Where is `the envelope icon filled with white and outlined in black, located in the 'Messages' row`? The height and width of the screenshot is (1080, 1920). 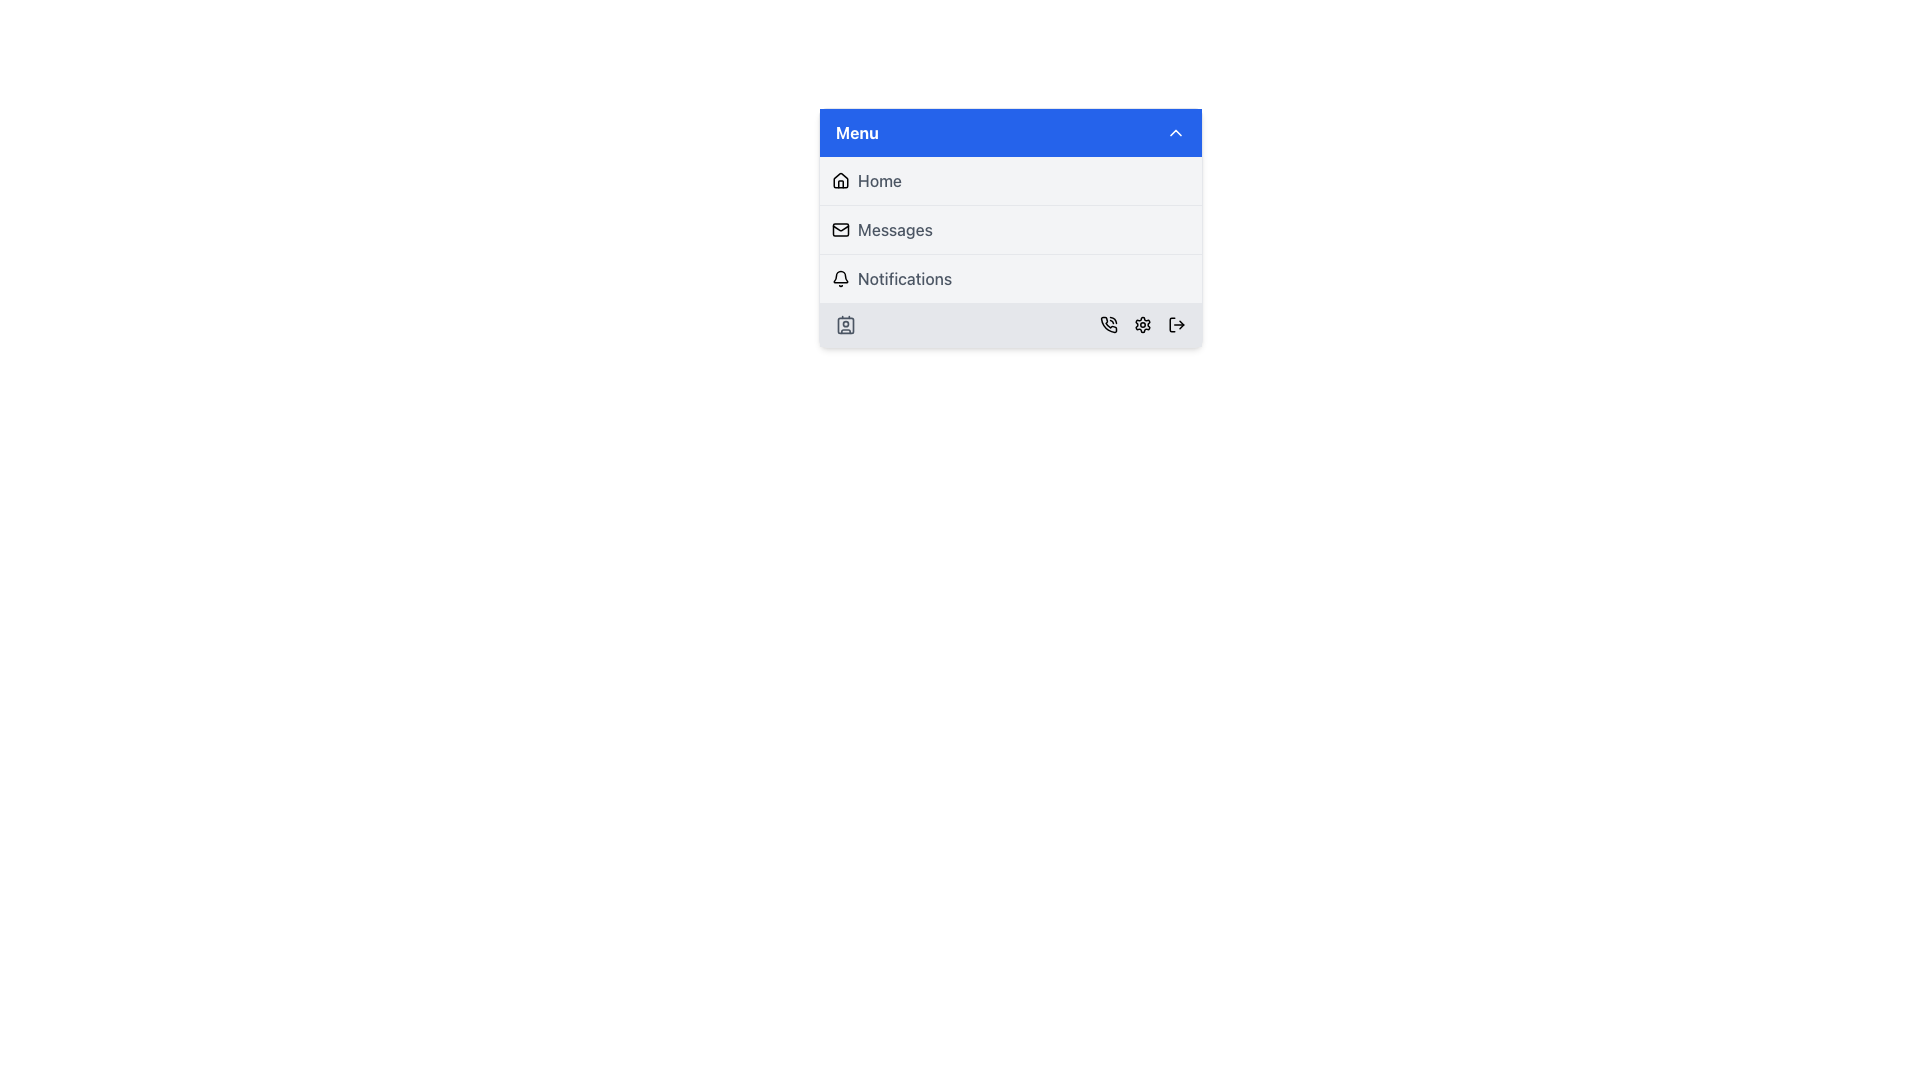 the envelope icon filled with white and outlined in black, located in the 'Messages' row is located at coordinates (840, 229).